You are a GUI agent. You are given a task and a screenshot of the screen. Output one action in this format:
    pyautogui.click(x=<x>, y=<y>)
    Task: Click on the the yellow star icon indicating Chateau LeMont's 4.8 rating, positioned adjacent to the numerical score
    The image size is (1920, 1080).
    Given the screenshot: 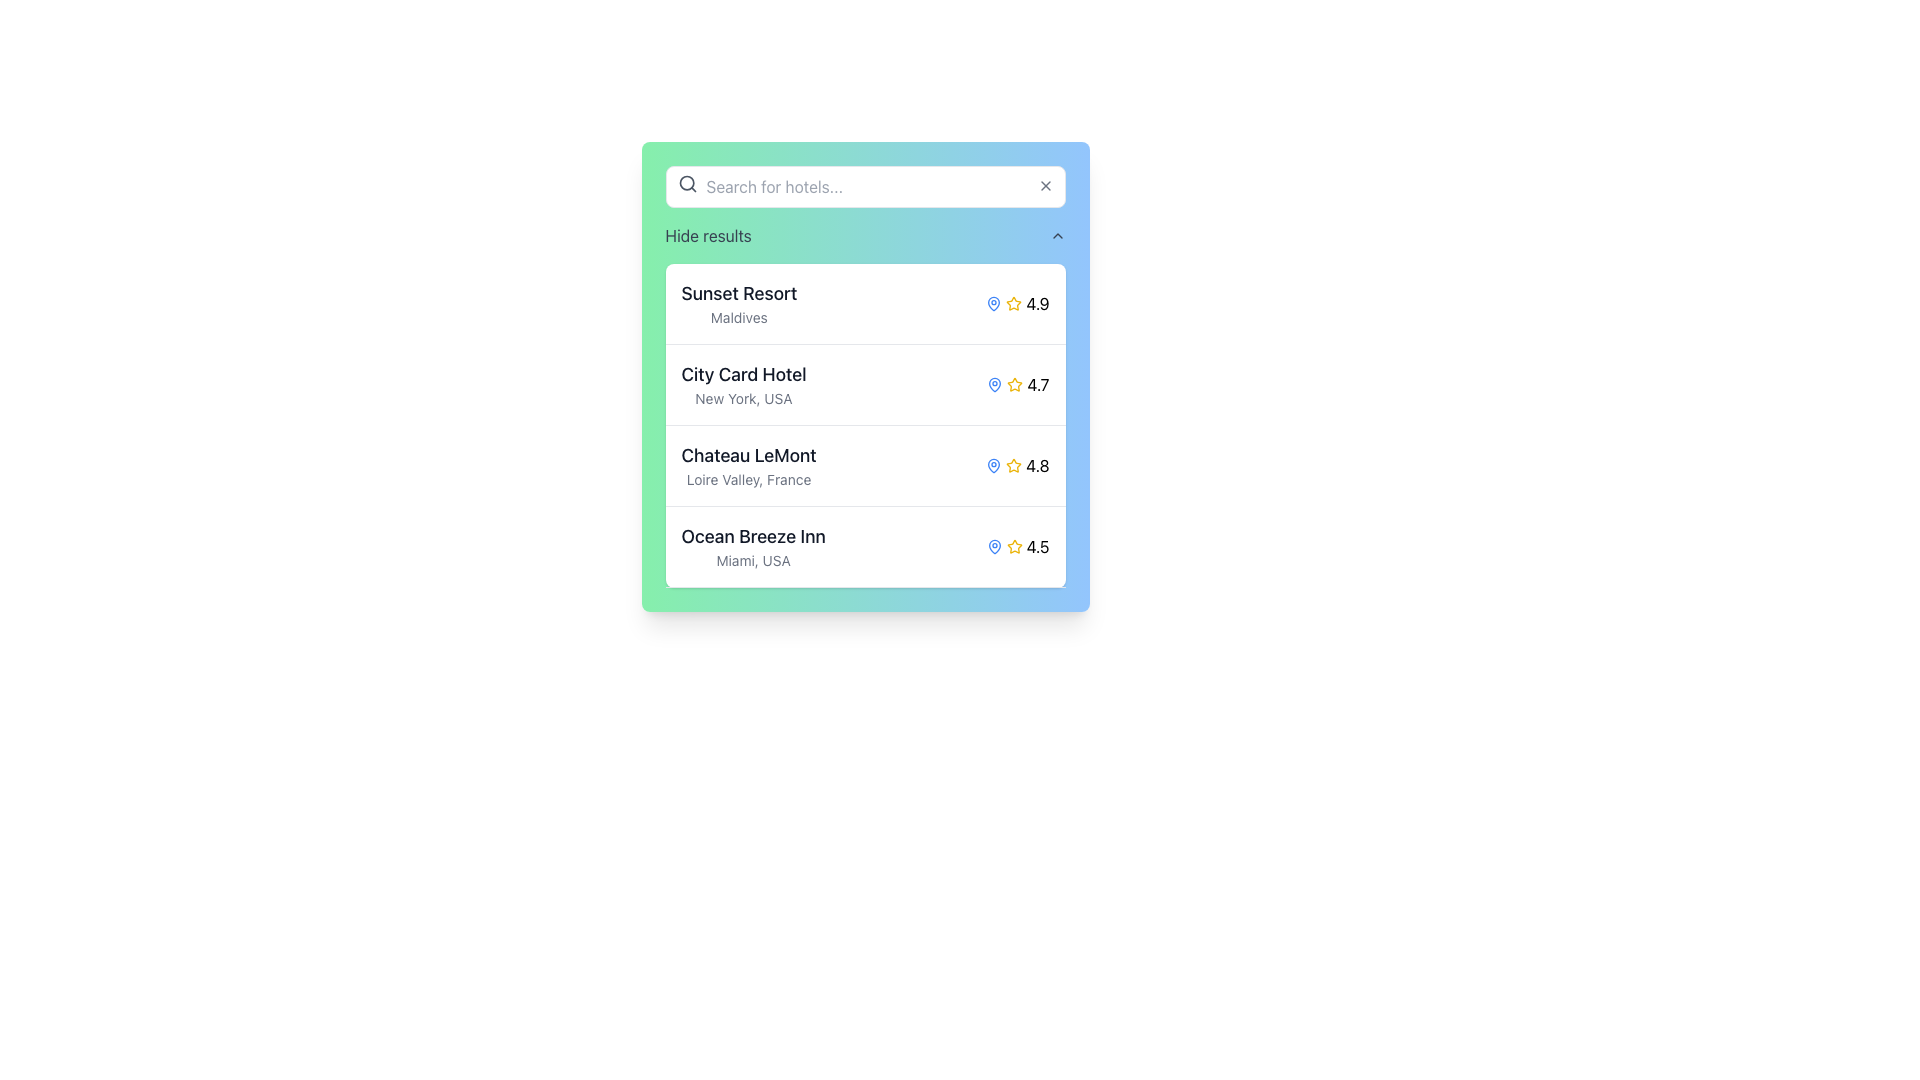 What is the action you would take?
    pyautogui.click(x=1014, y=465)
    